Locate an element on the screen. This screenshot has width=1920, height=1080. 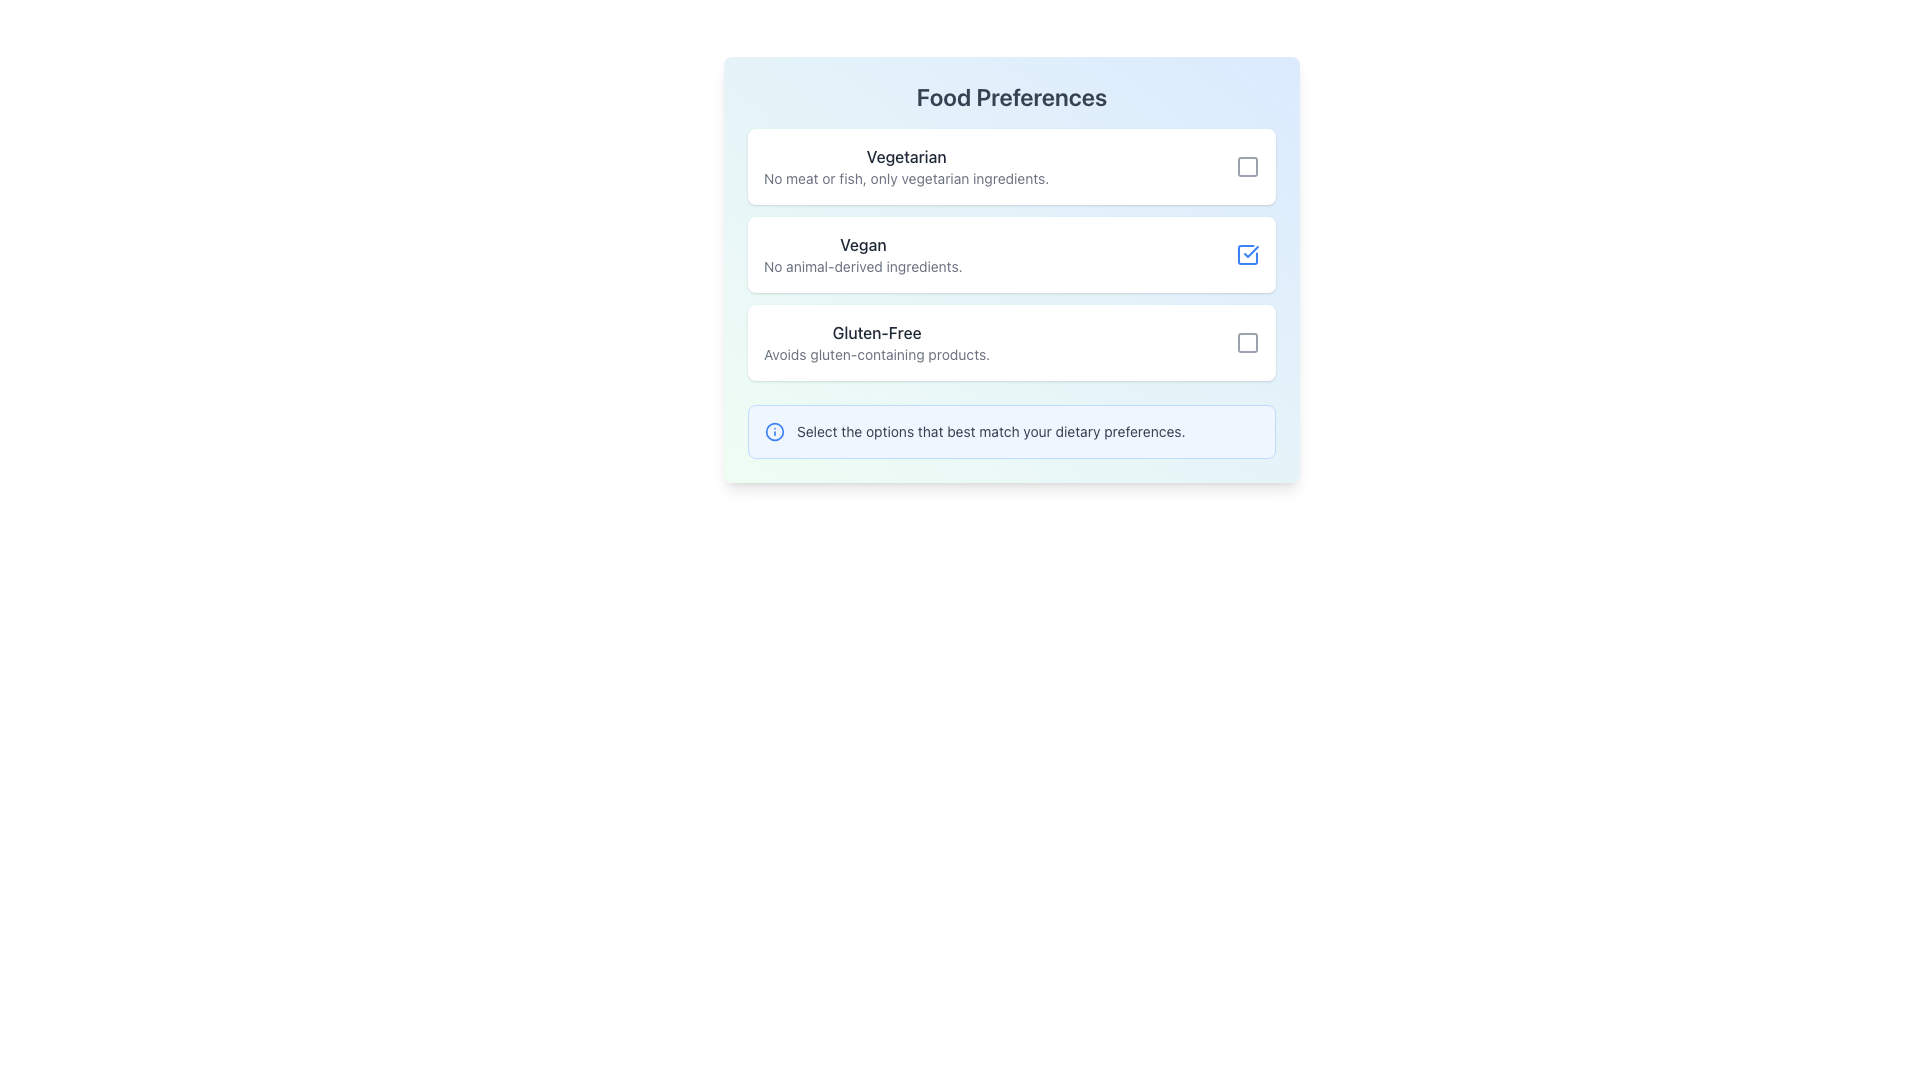
the checkbox is located at coordinates (1012, 253).